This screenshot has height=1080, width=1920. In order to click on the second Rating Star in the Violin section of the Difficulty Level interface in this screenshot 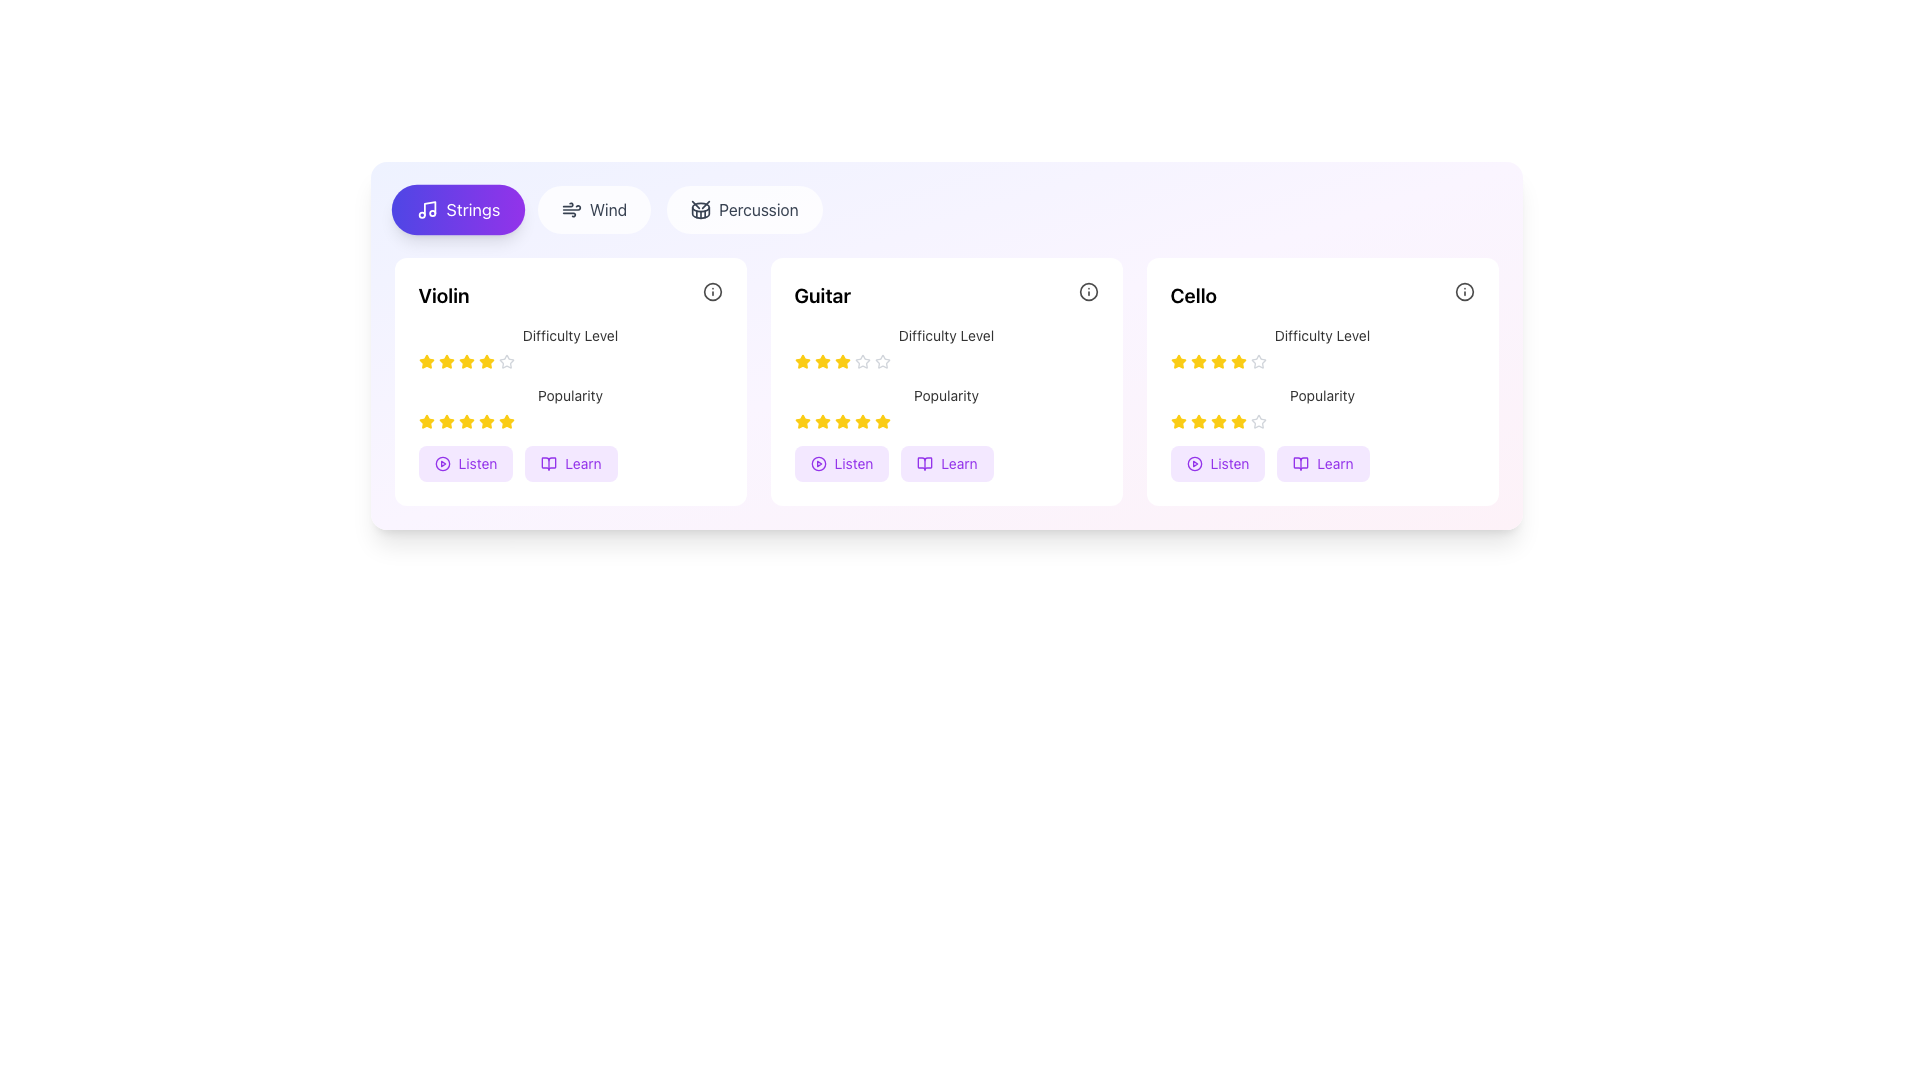, I will do `click(445, 361)`.